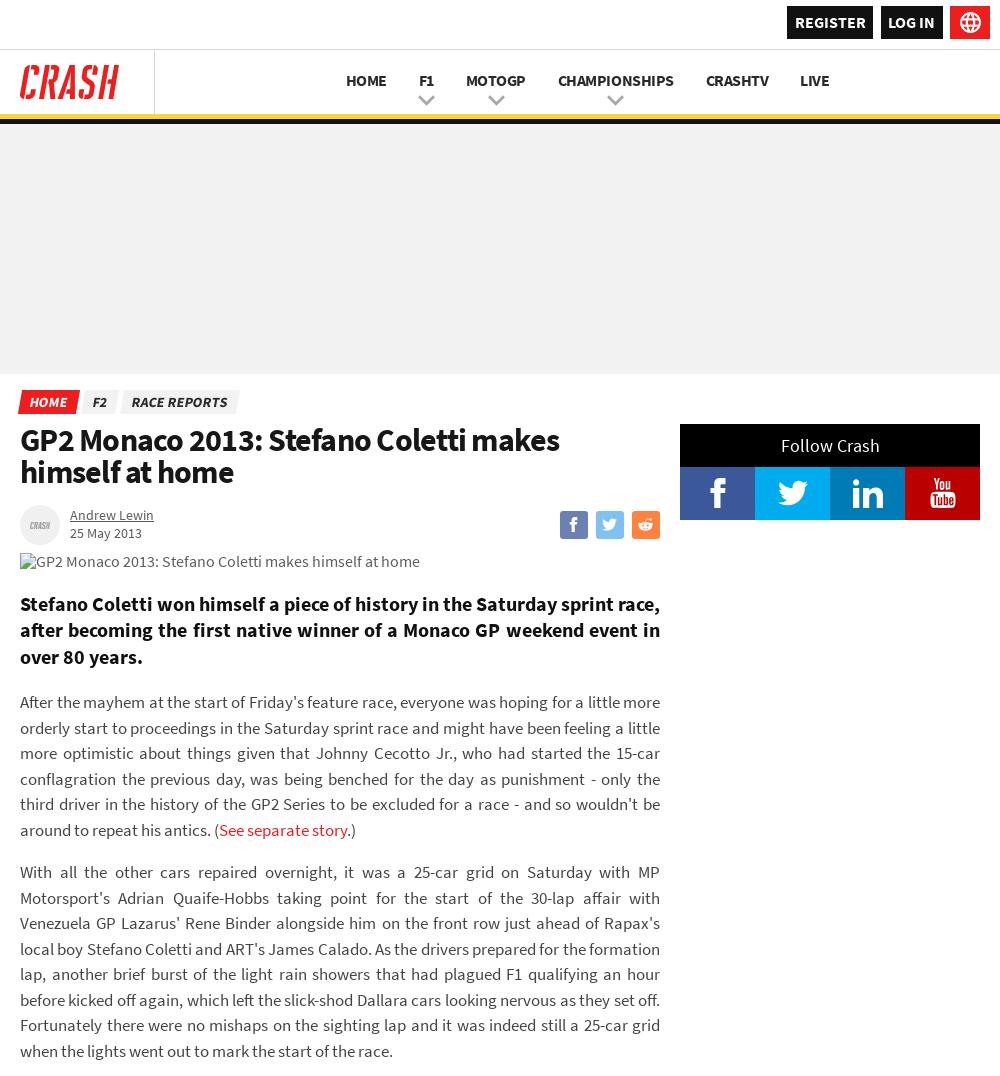  Describe the element at coordinates (350, 827) in the screenshot. I see `'.)'` at that location.